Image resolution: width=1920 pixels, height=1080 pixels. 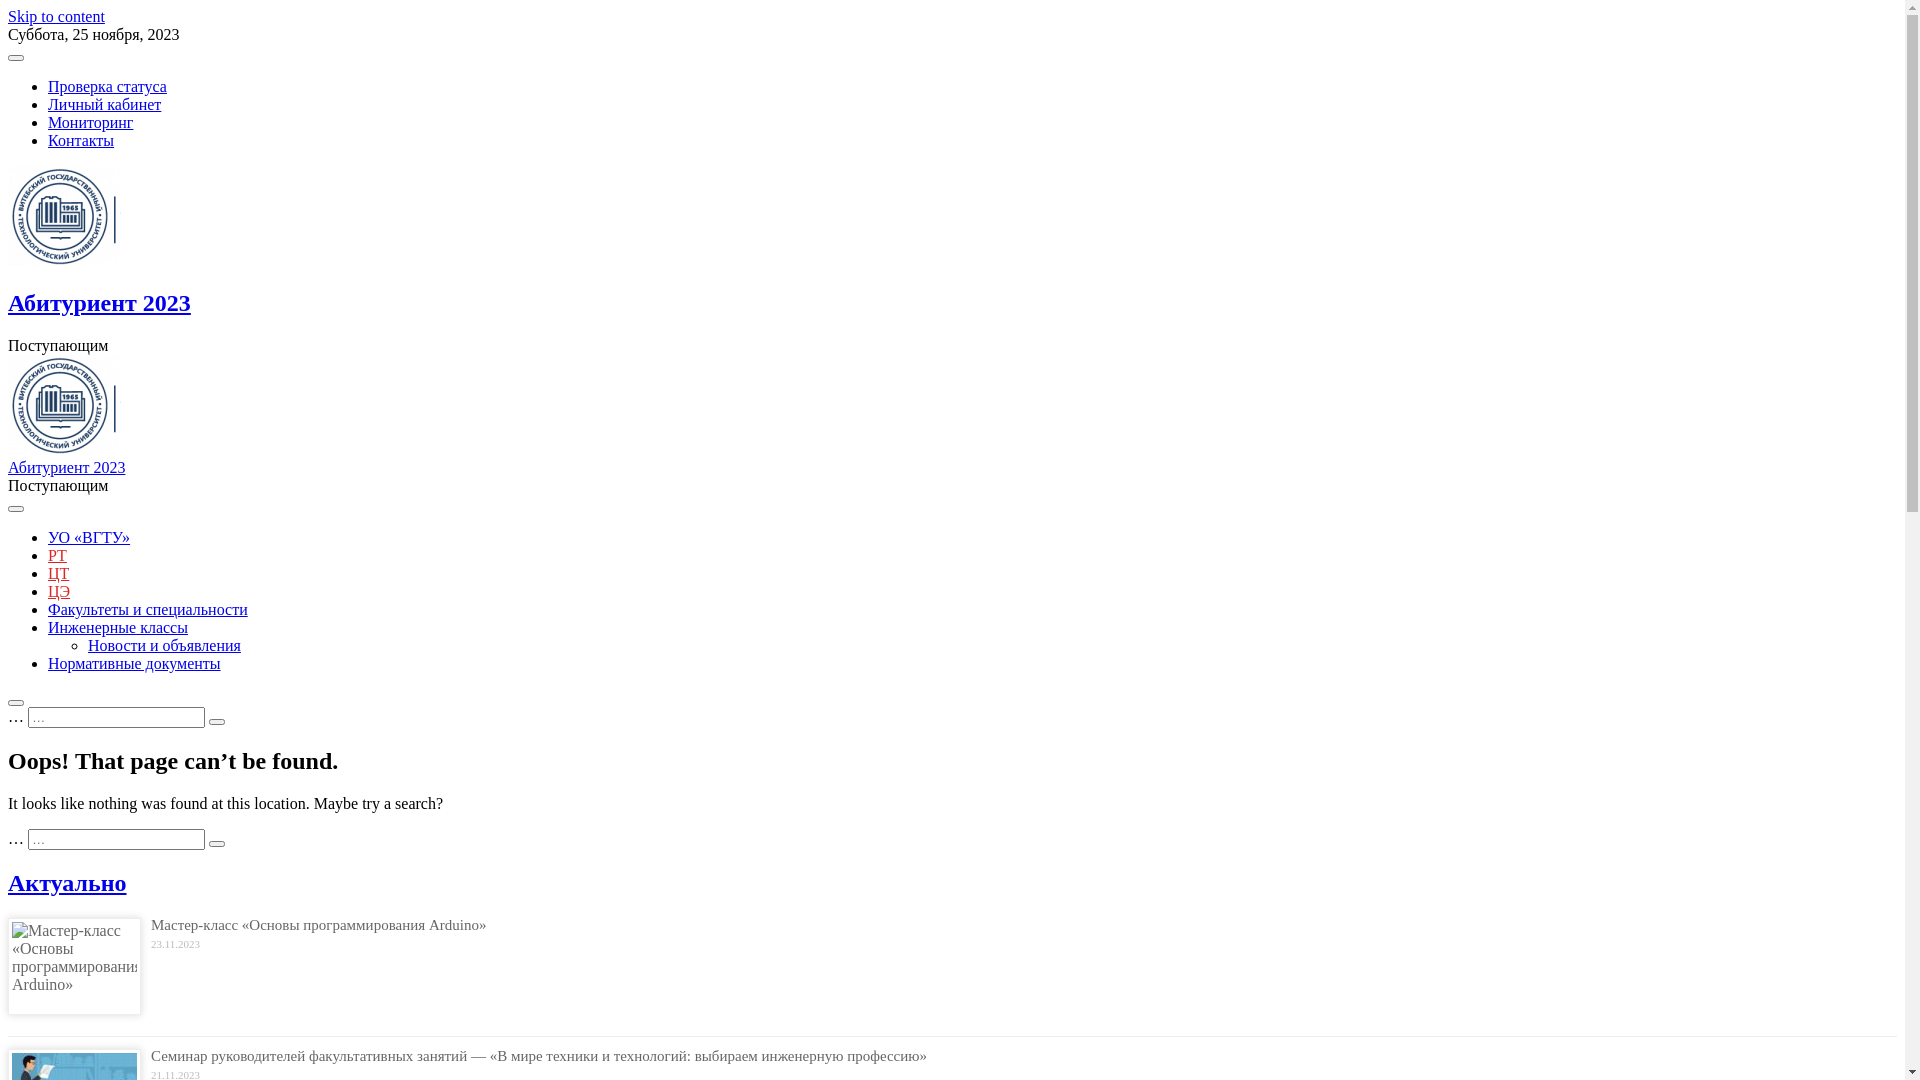 I want to click on 'Skip to content', so click(x=8, y=16).